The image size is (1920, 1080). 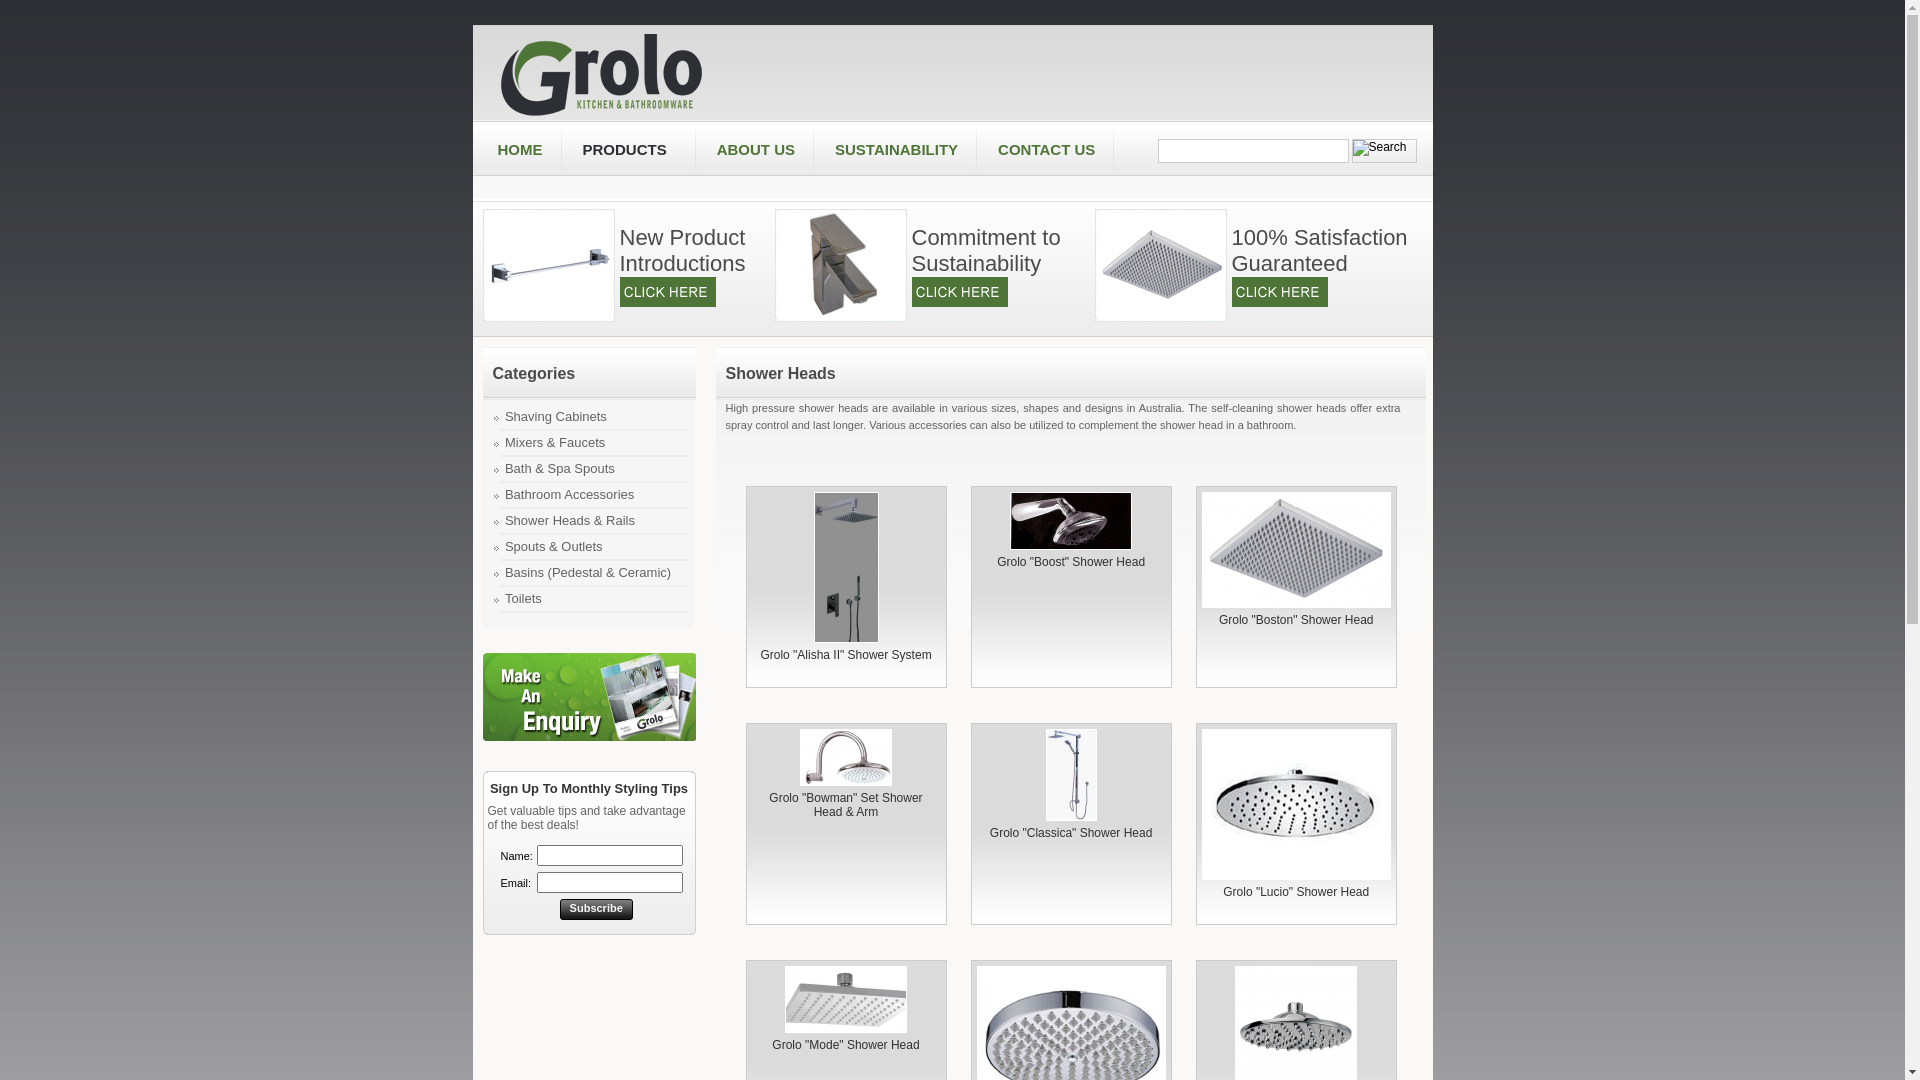 I want to click on 'Grolo "Boost" Shower Head', so click(x=1069, y=562).